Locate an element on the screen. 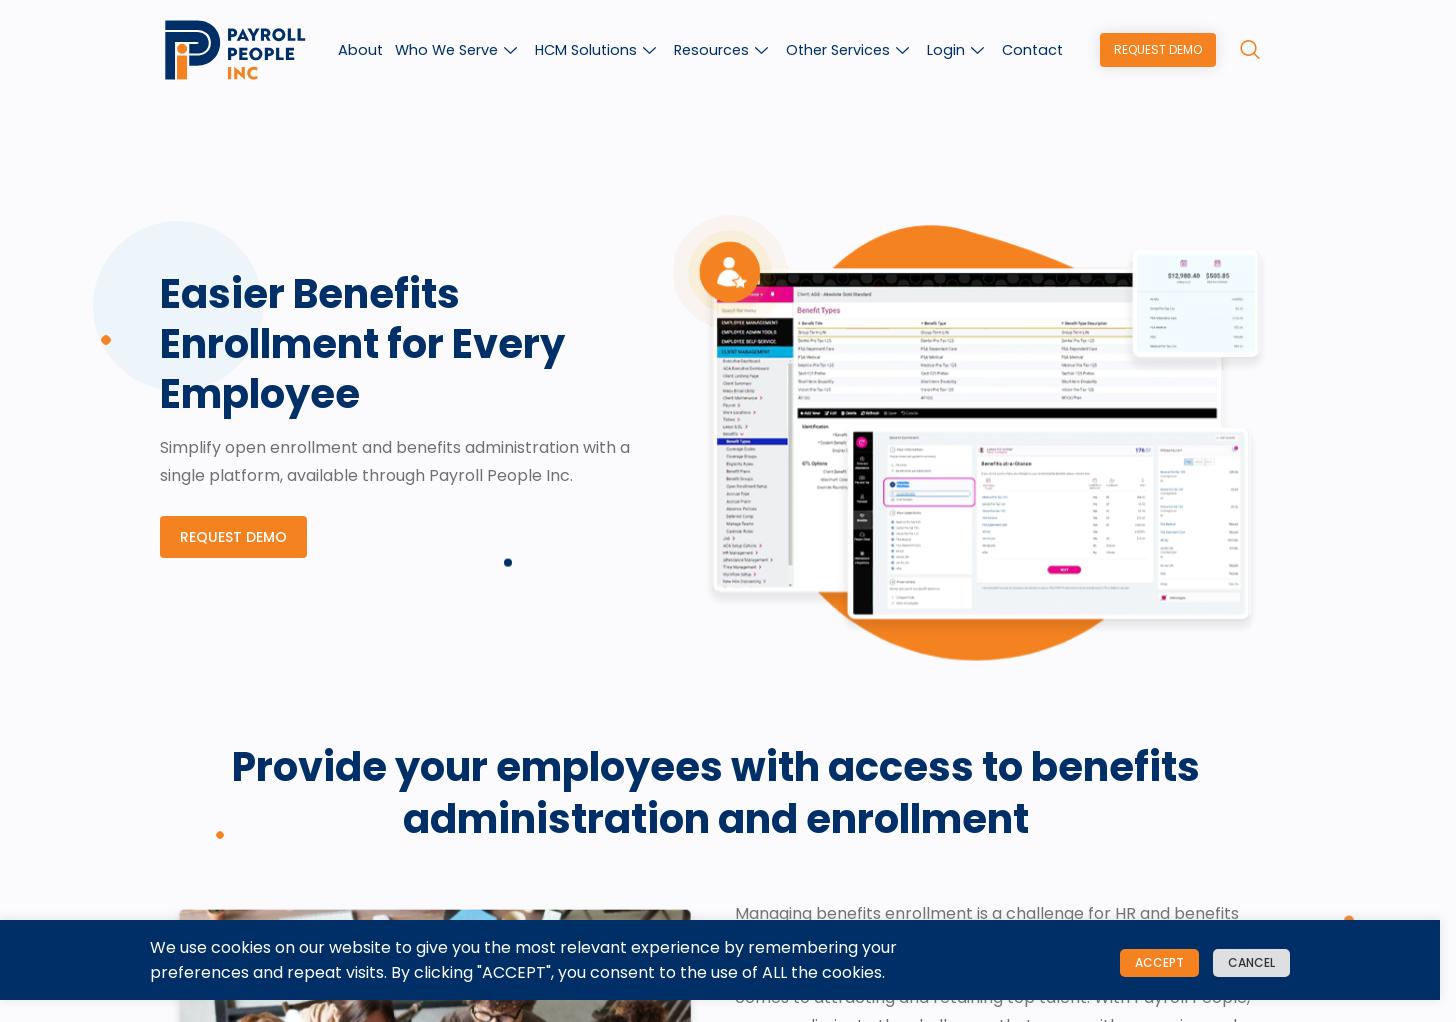  'HR Help' is located at coordinates (1034, 330).